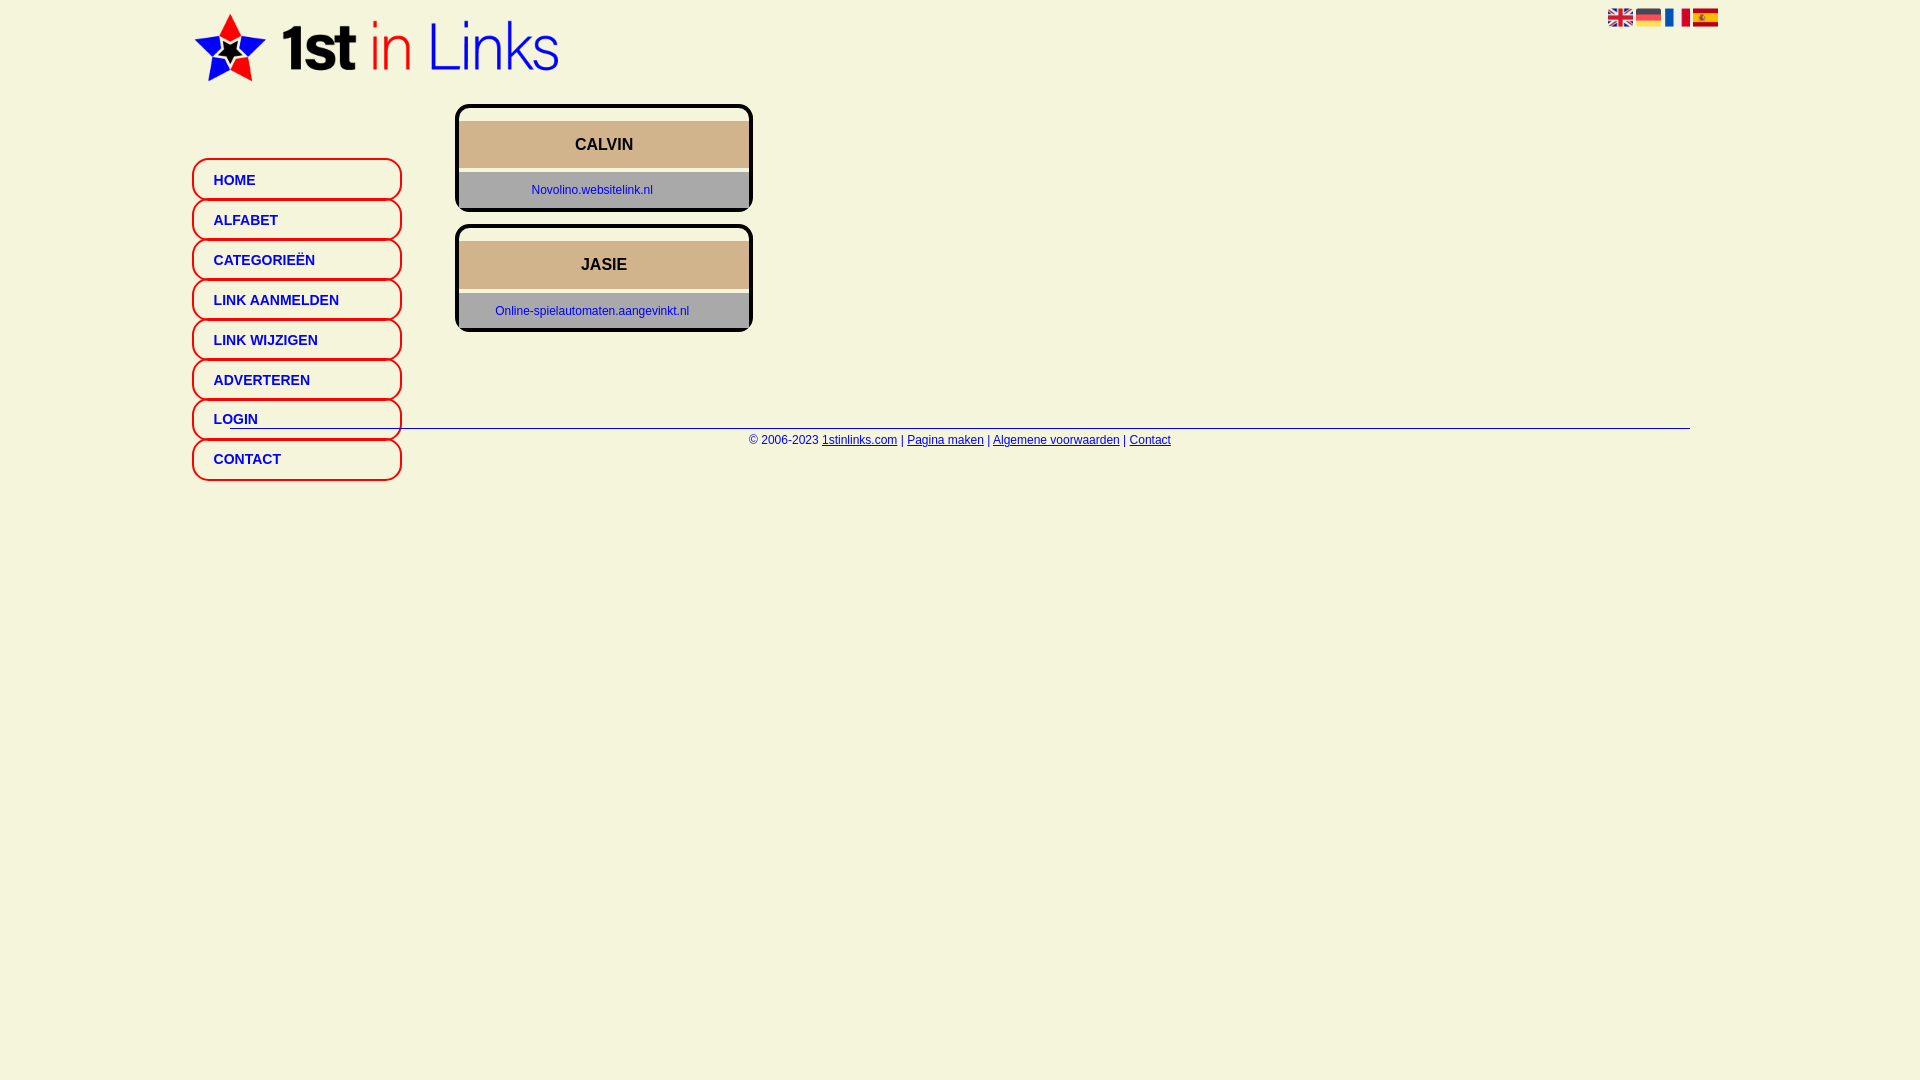 The width and height of the screenshot is (1920, 1080). What do you see at coordinates (591, 310) in the screenshot?
I see `'Online-spielautomaten.aangevinkt.nl'` at bounding box center [591, 310].